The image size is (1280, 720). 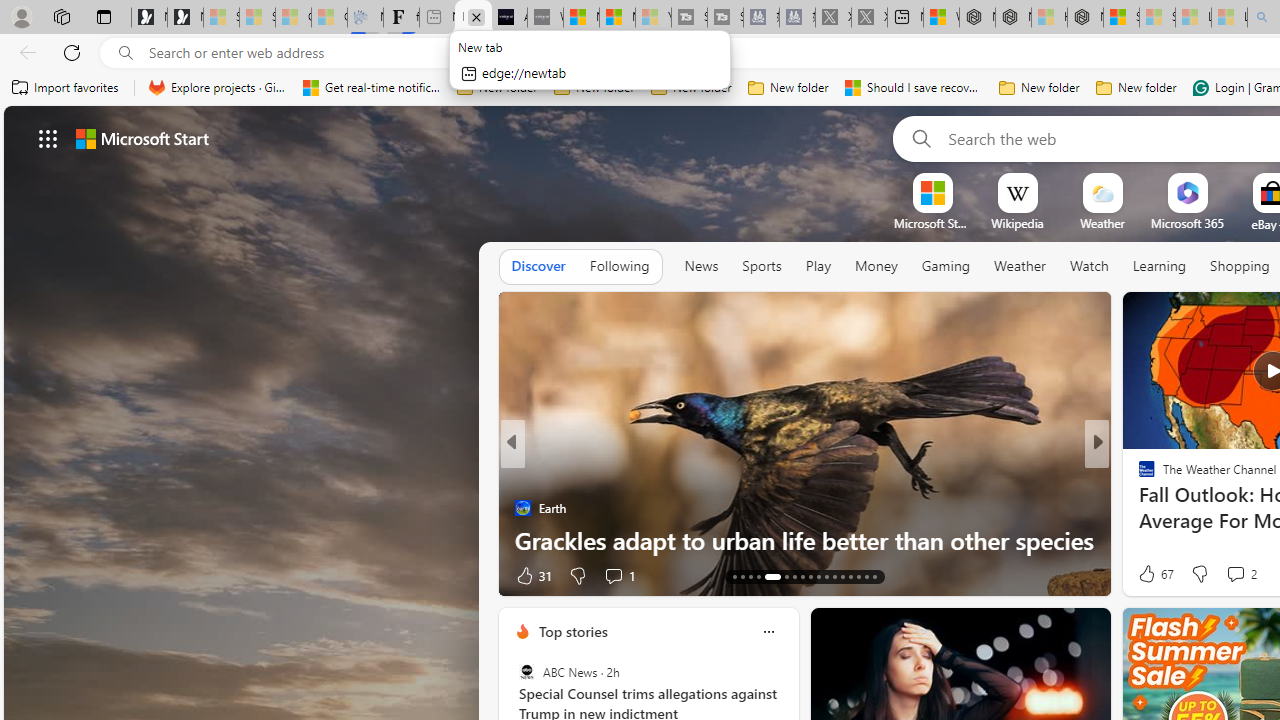 What do you see at coordinates (538, 266) in the screenshot?
I see `'Discover'` at bounding box center [538, 266].